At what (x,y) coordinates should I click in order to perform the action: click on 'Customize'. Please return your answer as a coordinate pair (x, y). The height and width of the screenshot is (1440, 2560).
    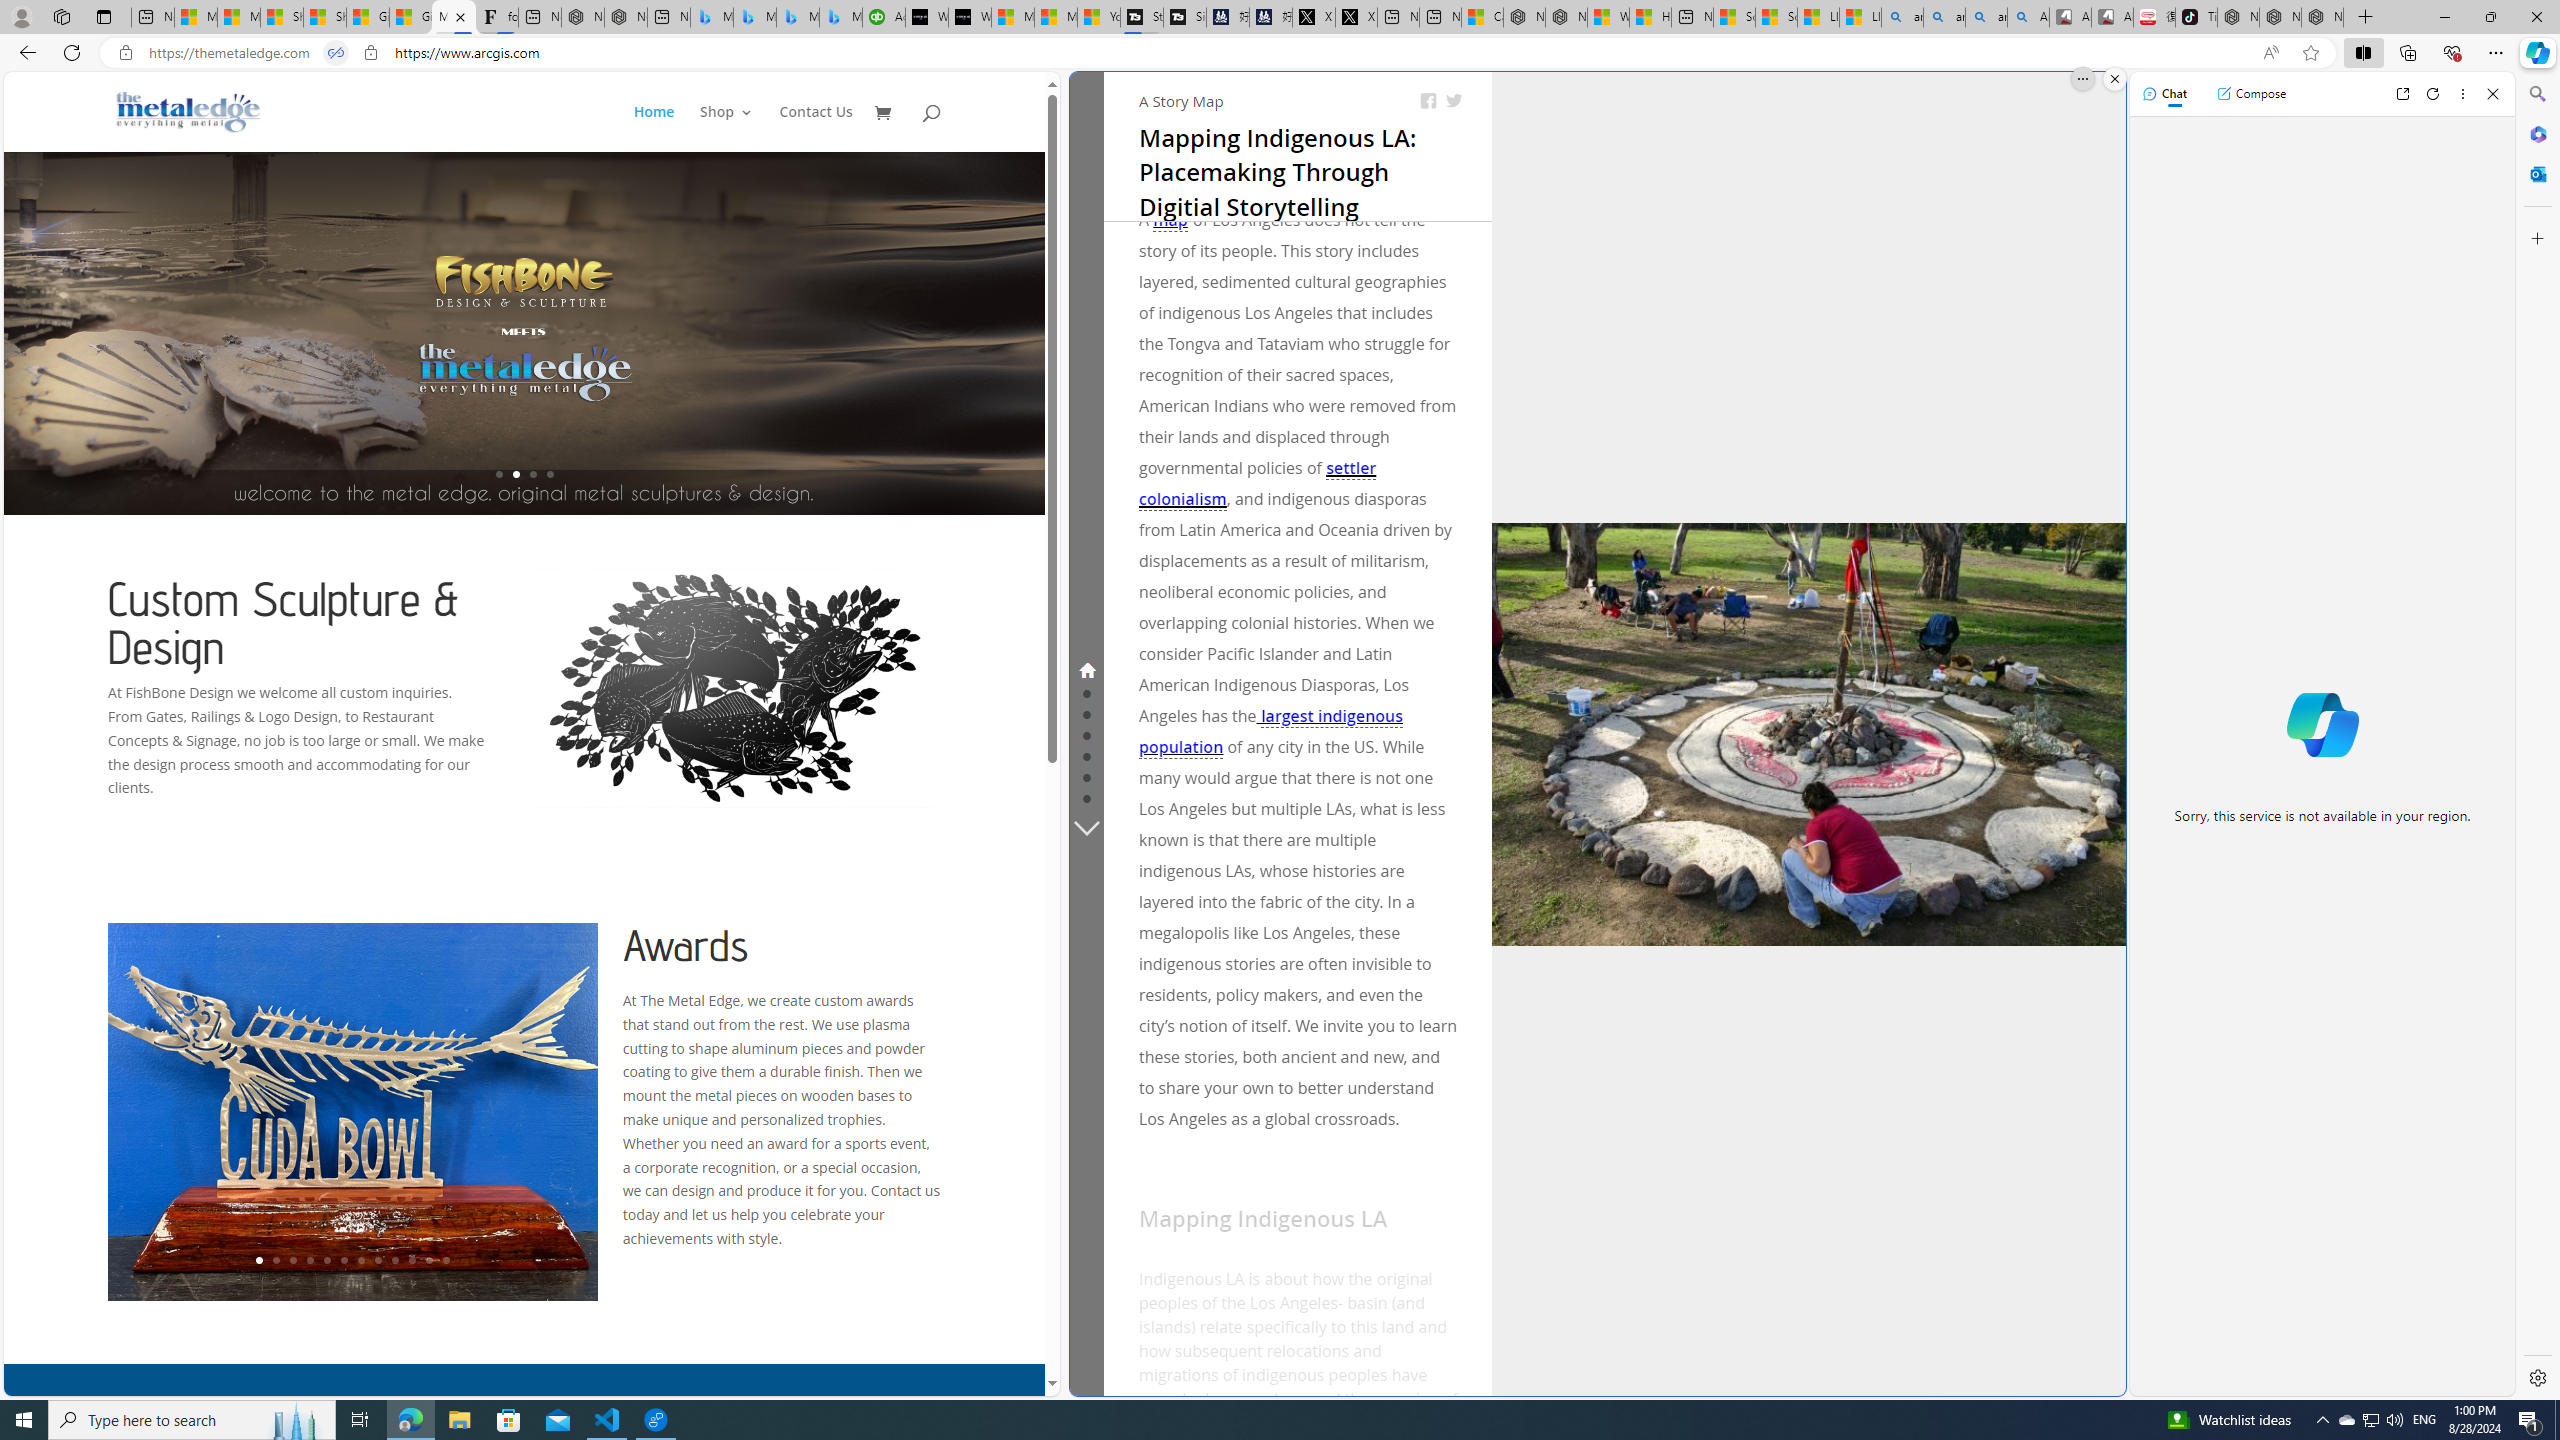
    Looking at the image, I should click on (2535, 237).